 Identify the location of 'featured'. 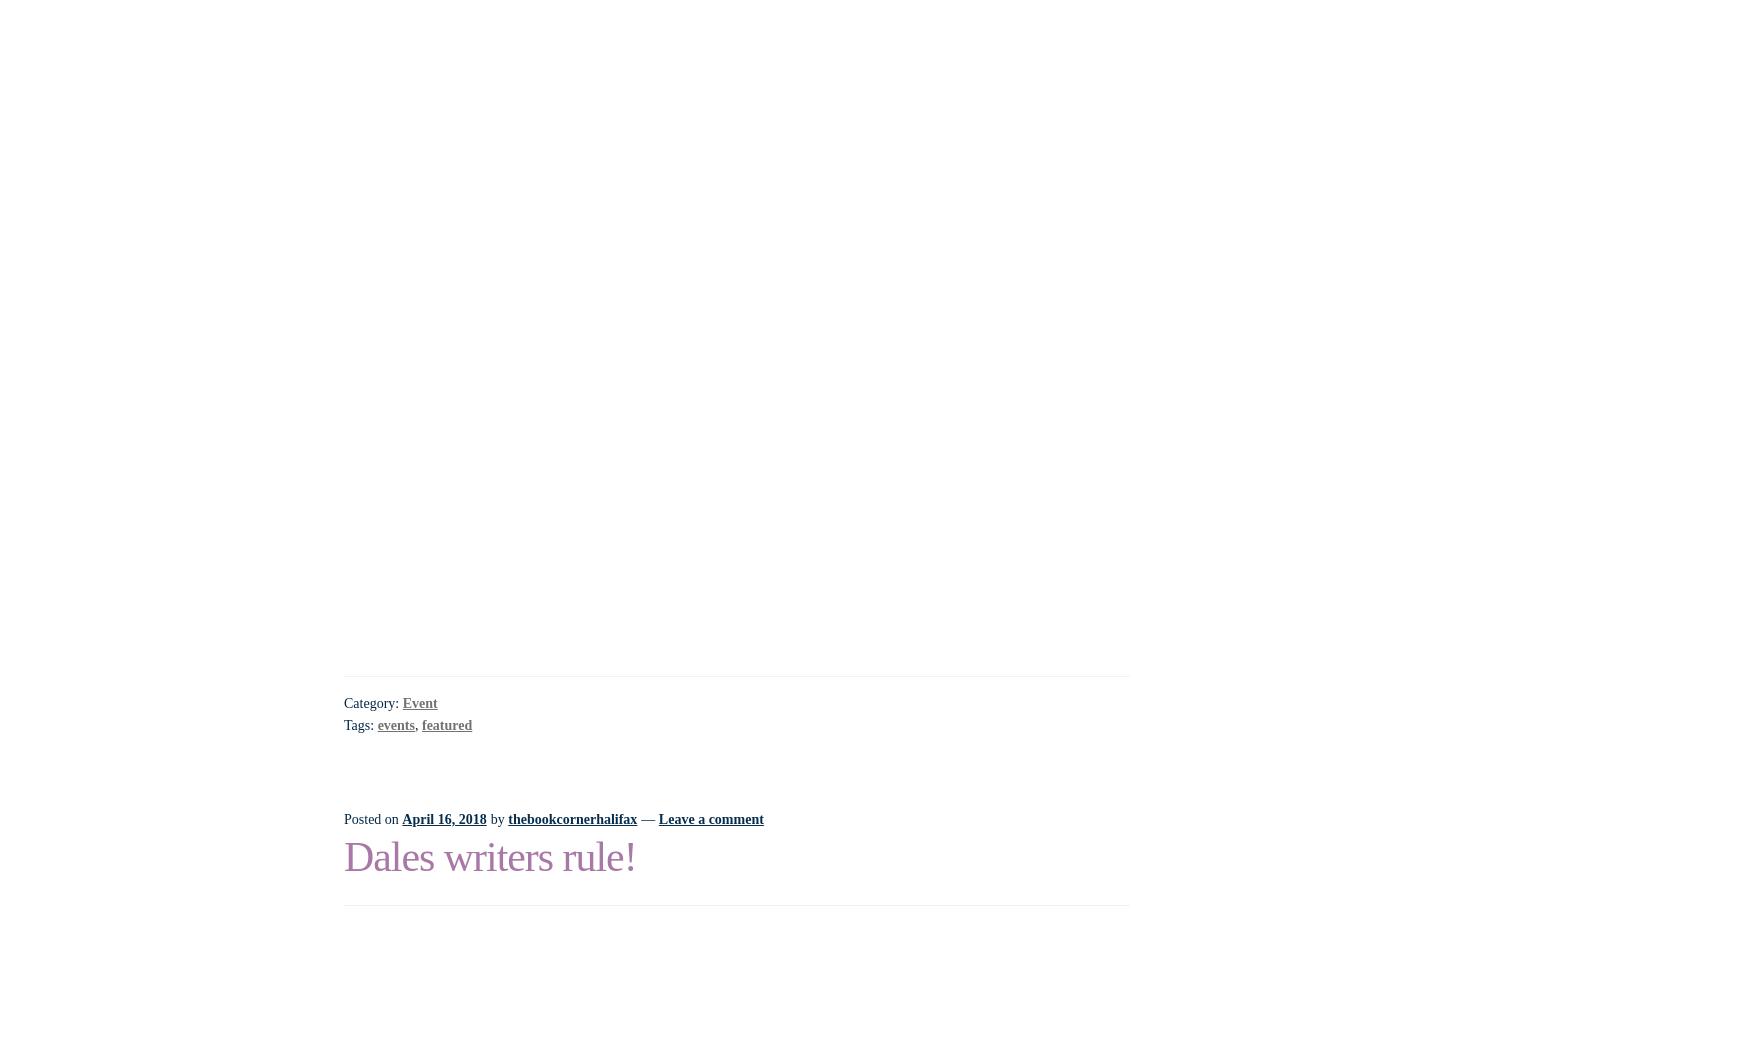
(446, 725).